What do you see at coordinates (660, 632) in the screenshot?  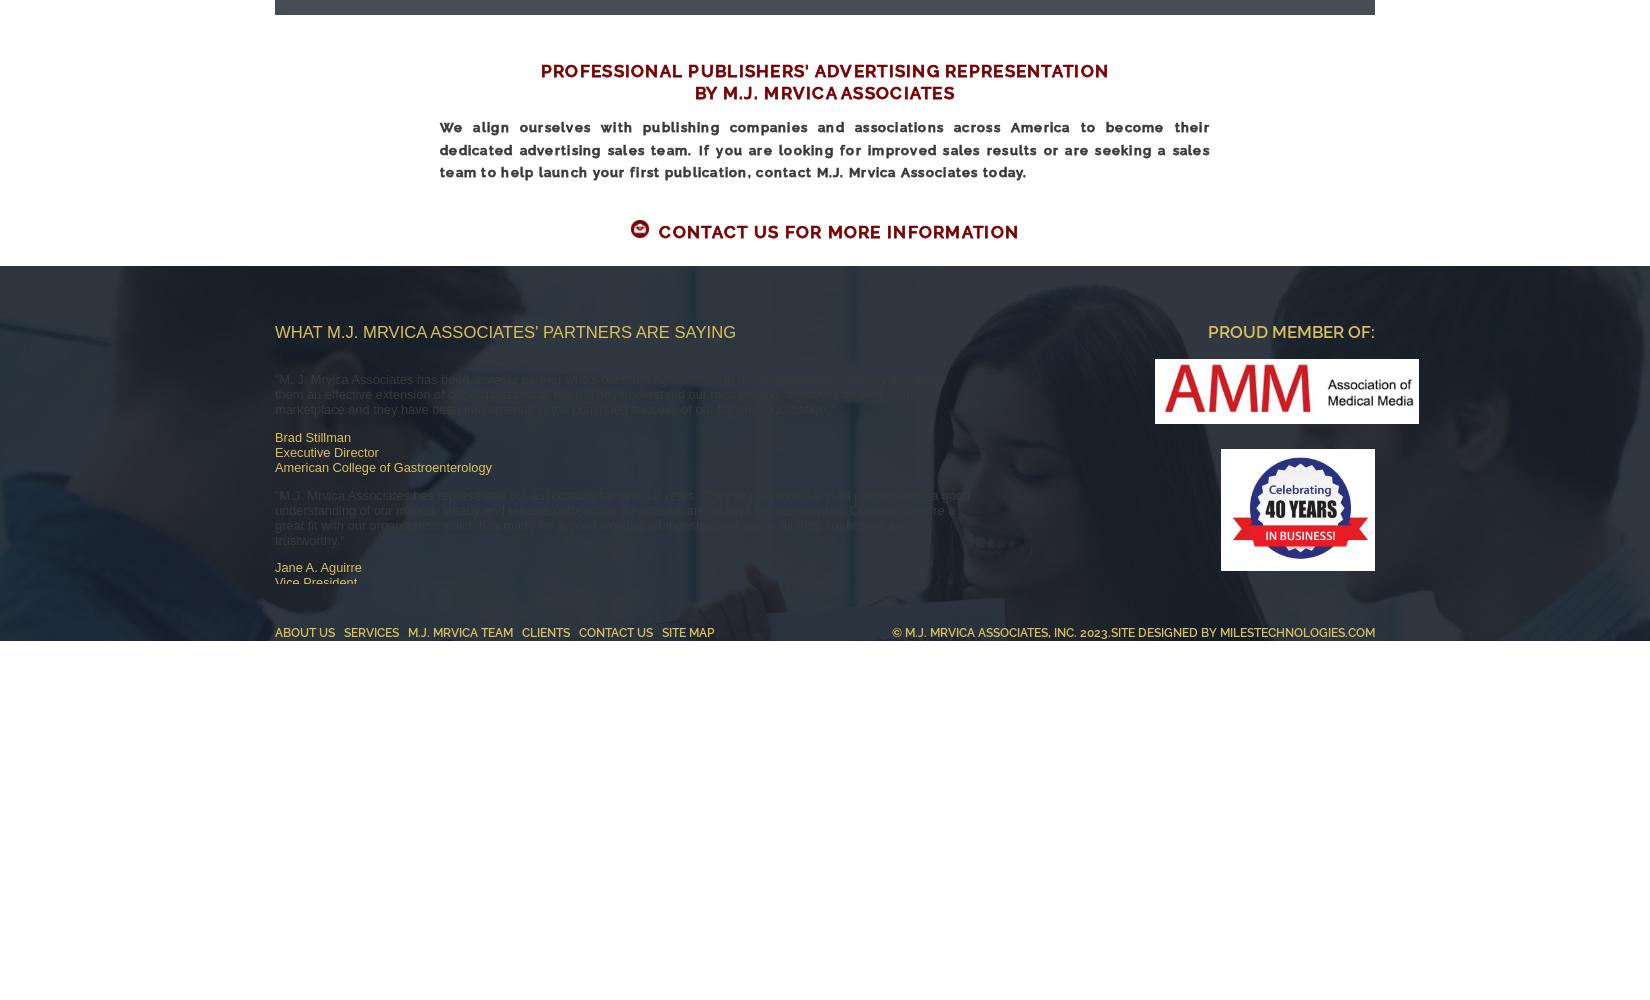 I see `'Site Map'` at bounding box center [660, 632].